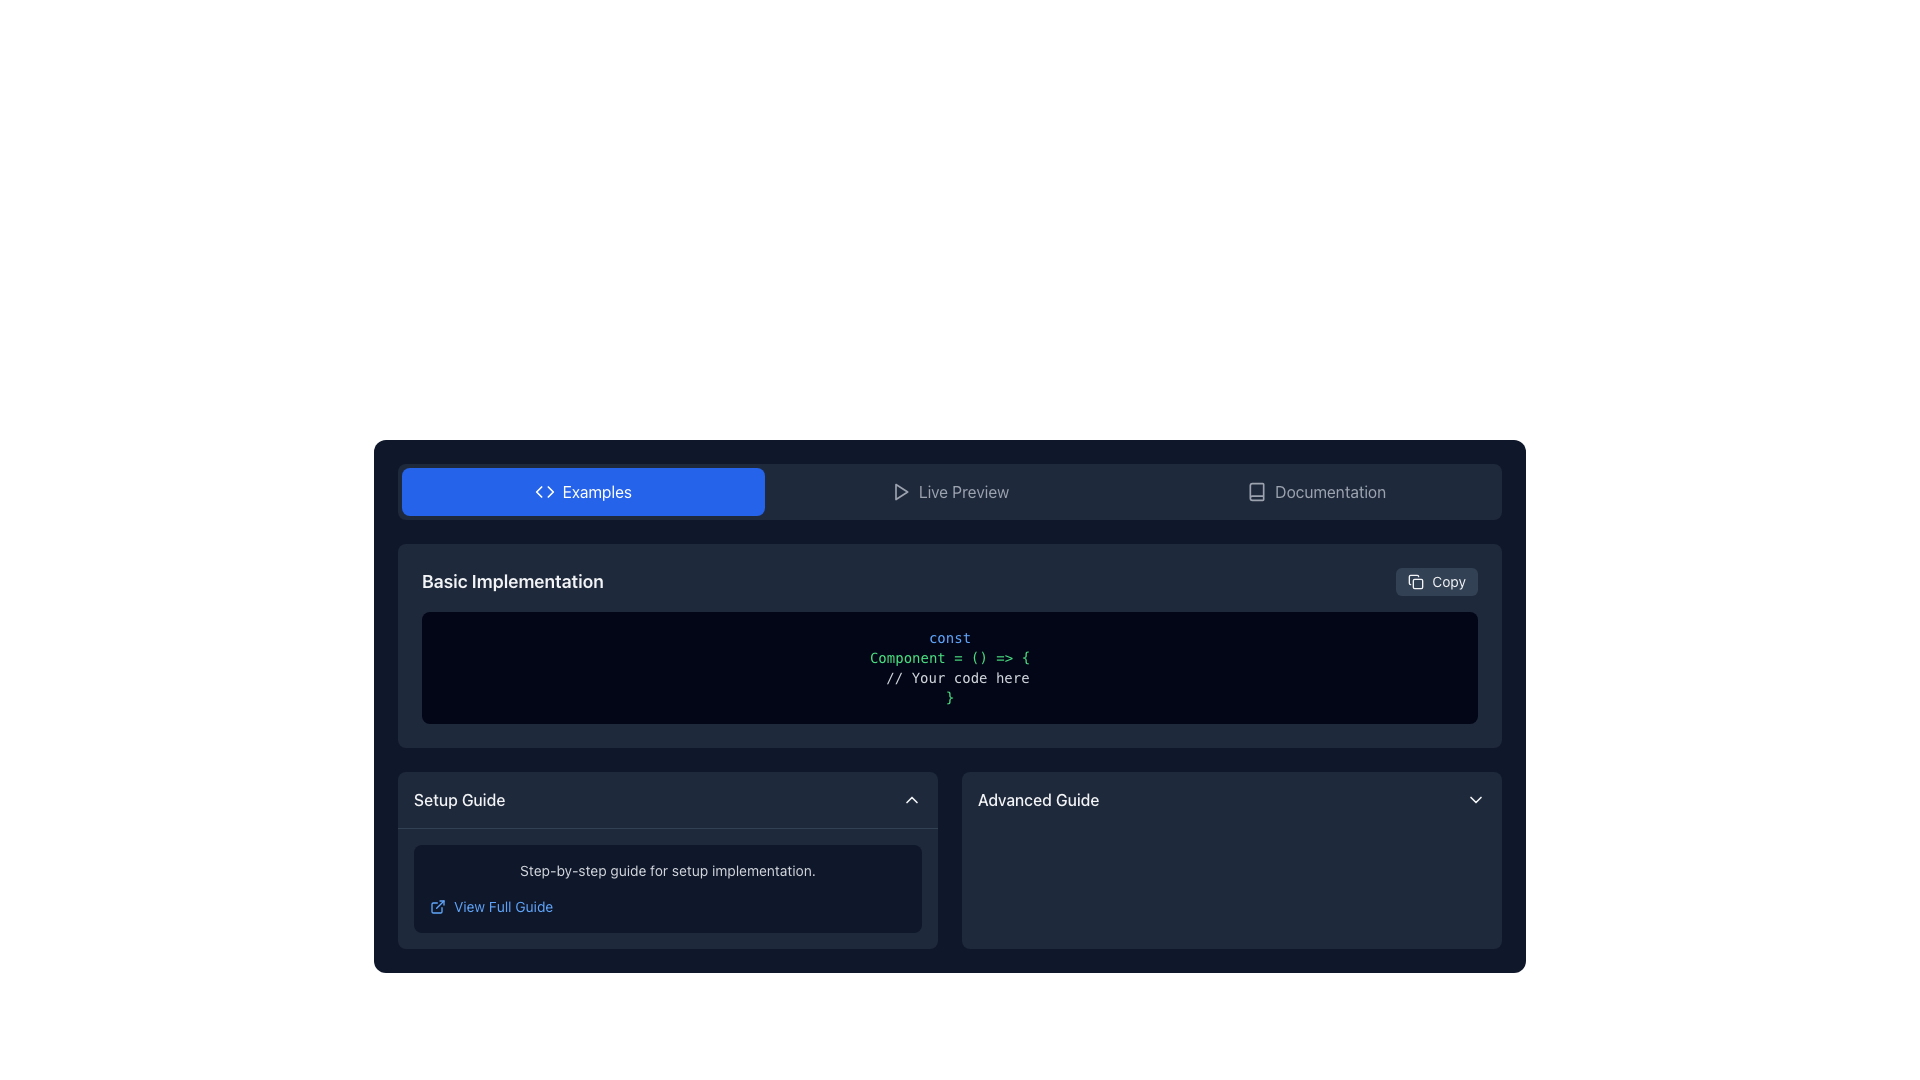 This screenshot has width=1920, height=1080. Describe the element at coordinates (1415, 582) in the screenshot. I see `the 'Copy' icon, which is a small icon representing the 'Copy' function, located at the top-right corner of the 'Basic Implementation' section, visually aligned with the 'Copy' text` at that location.